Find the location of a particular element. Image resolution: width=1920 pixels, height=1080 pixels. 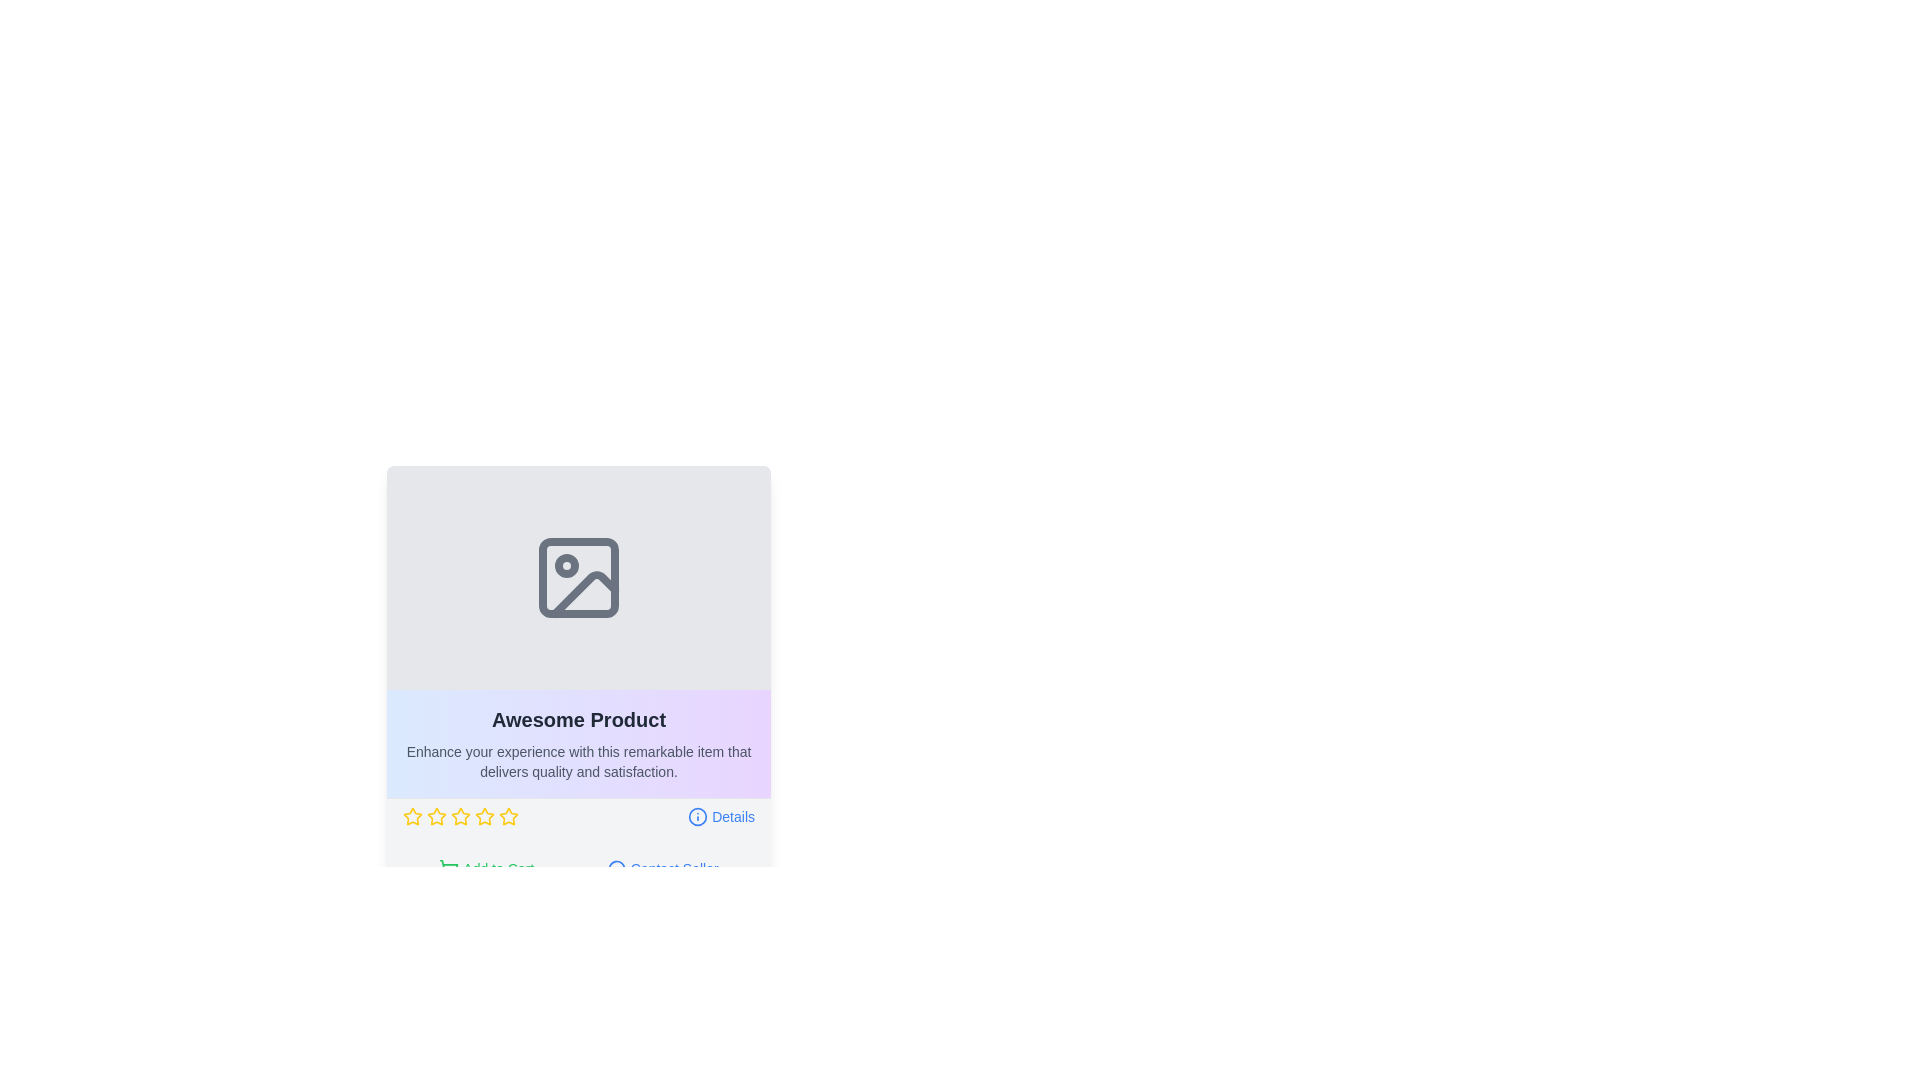

the first interactive star icon for rating located below the product description is located at coordinates (411, 817).